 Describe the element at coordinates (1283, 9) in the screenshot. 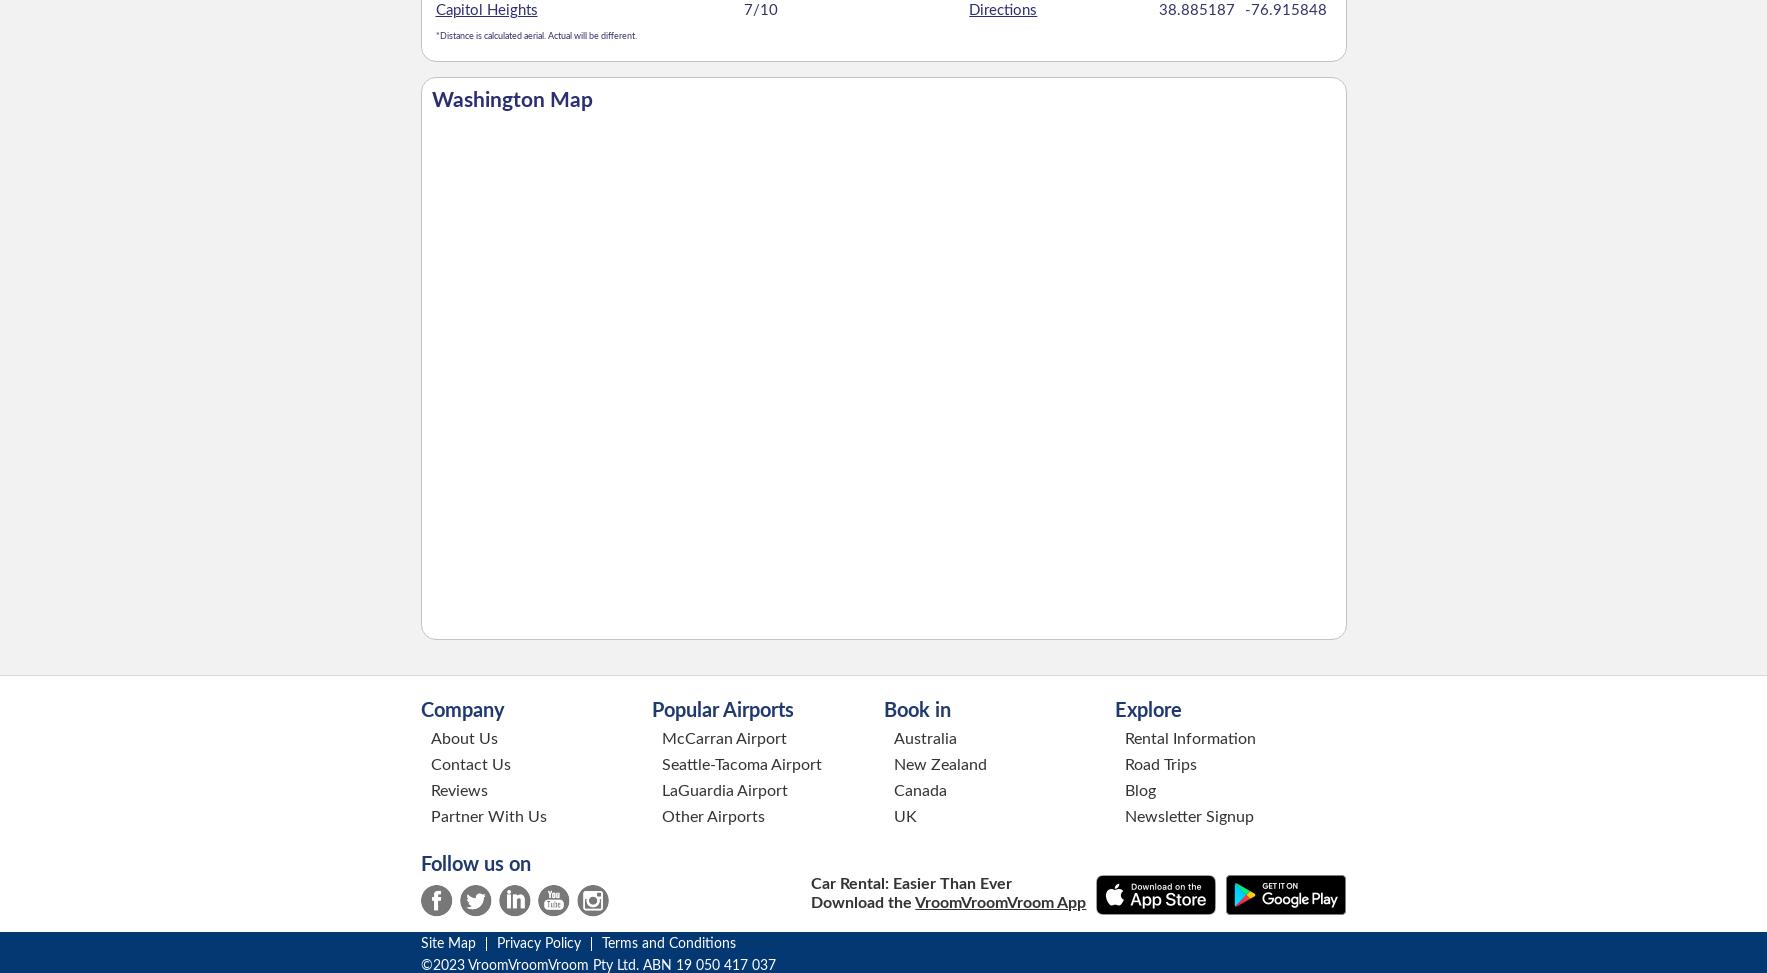

I see `'-76.915848'` at that location.